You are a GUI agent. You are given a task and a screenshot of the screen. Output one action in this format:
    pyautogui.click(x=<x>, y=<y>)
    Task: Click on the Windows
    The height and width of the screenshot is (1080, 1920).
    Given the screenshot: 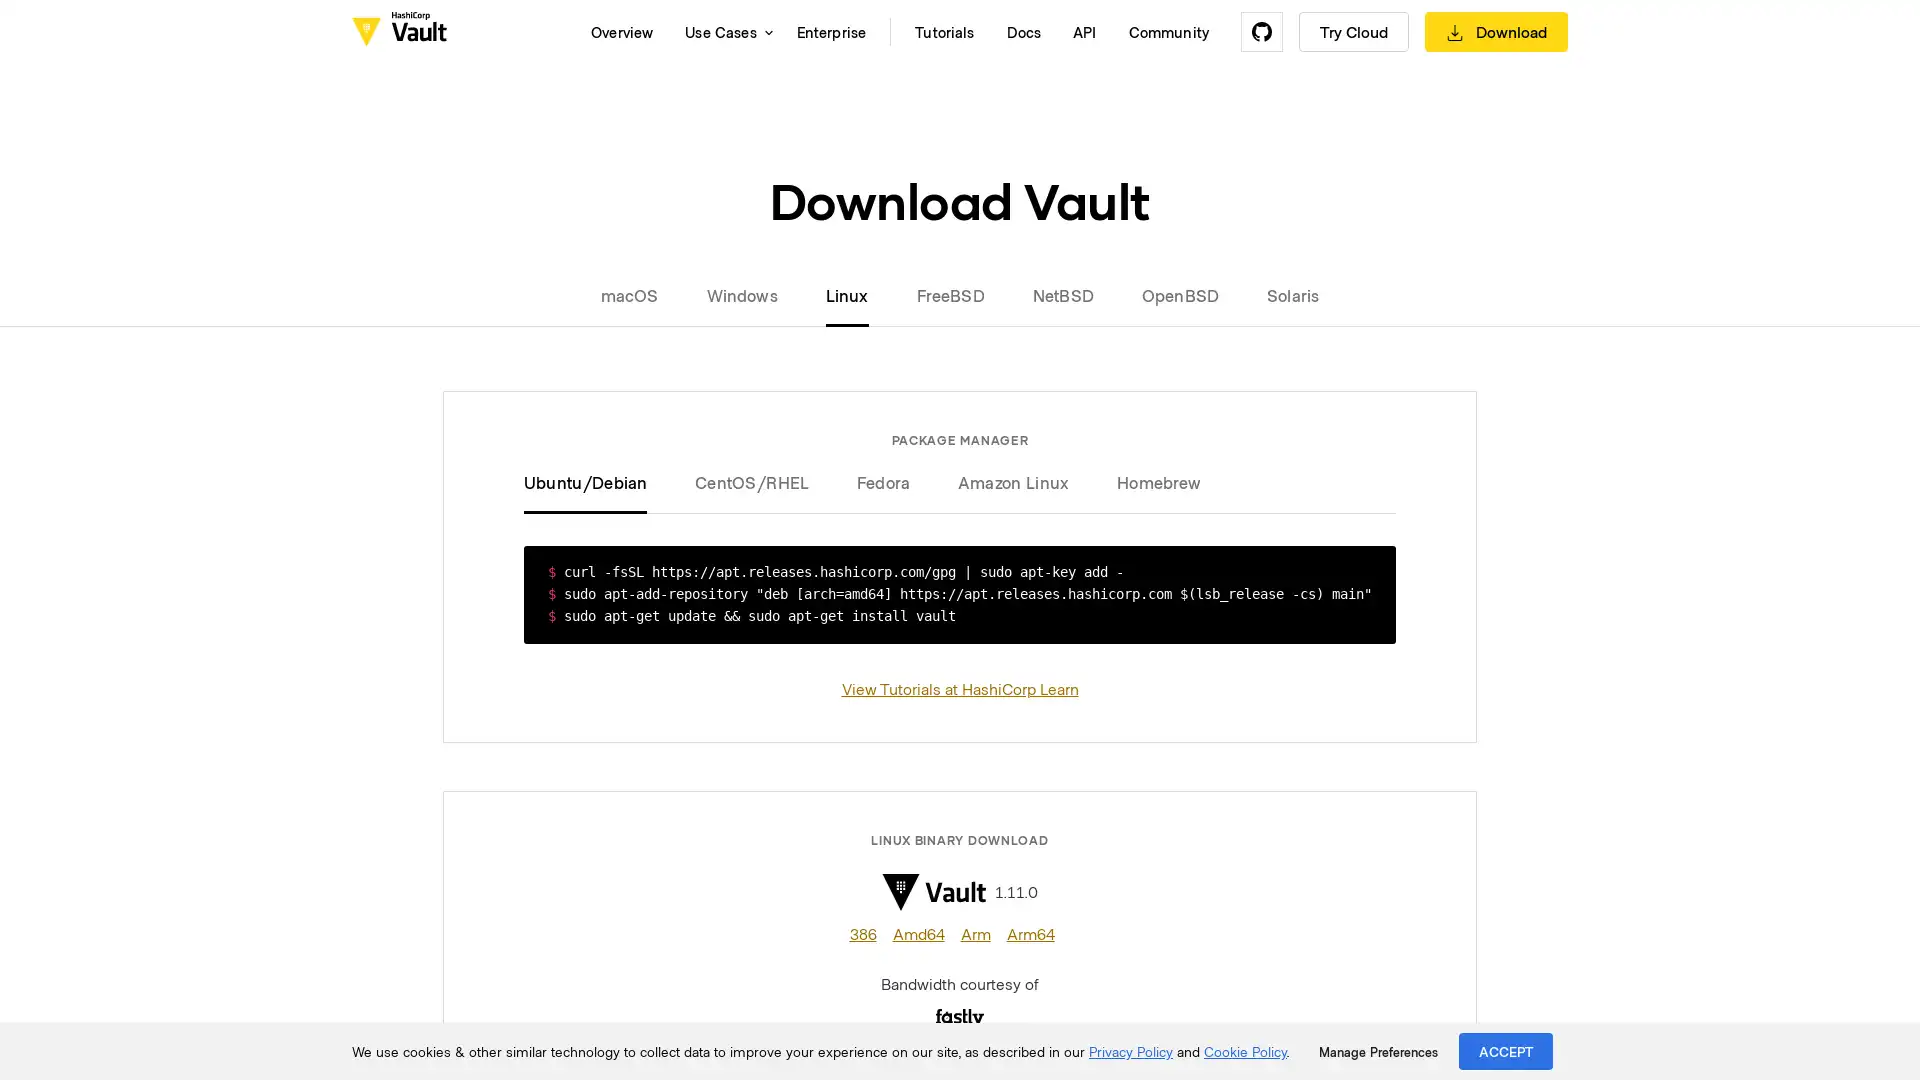 What is the action you would take?
    pyautogui.click(x=740, y=294)
    